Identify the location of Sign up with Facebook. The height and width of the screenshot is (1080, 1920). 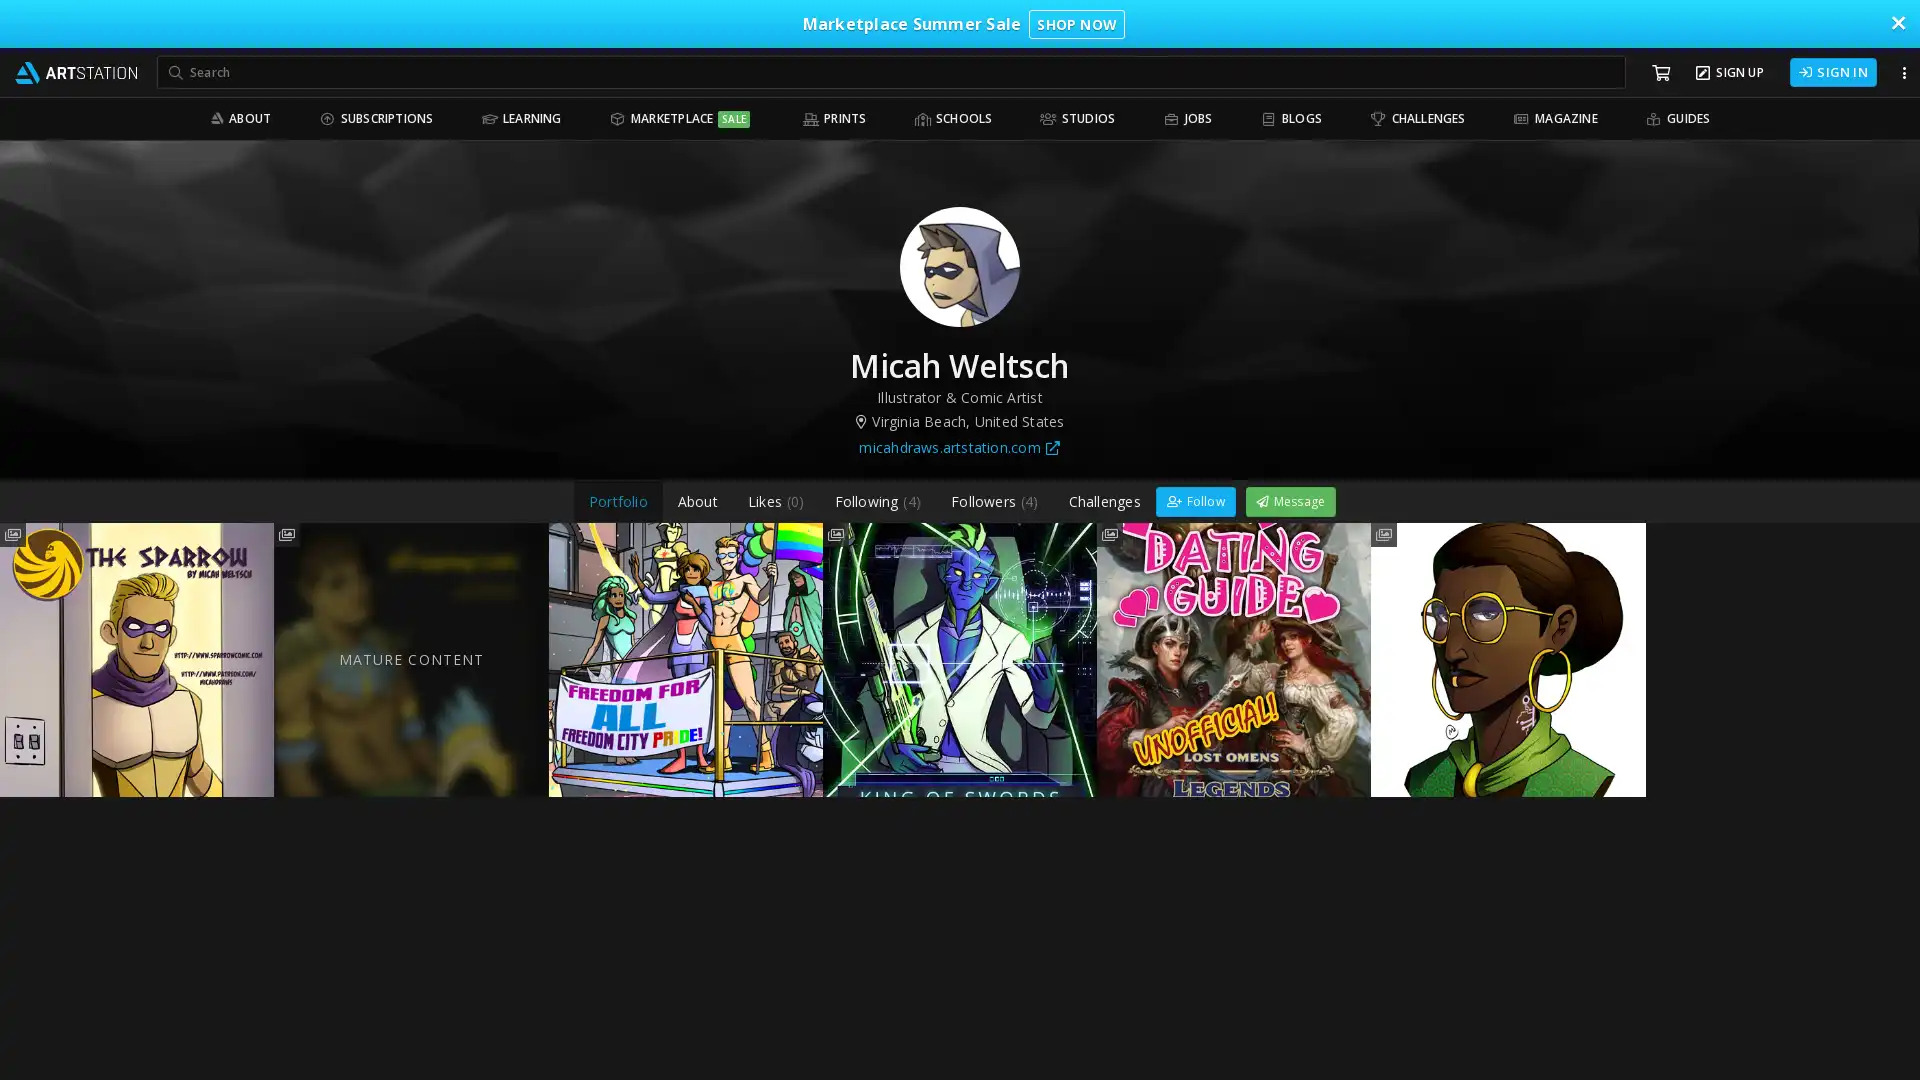
(960, 154).